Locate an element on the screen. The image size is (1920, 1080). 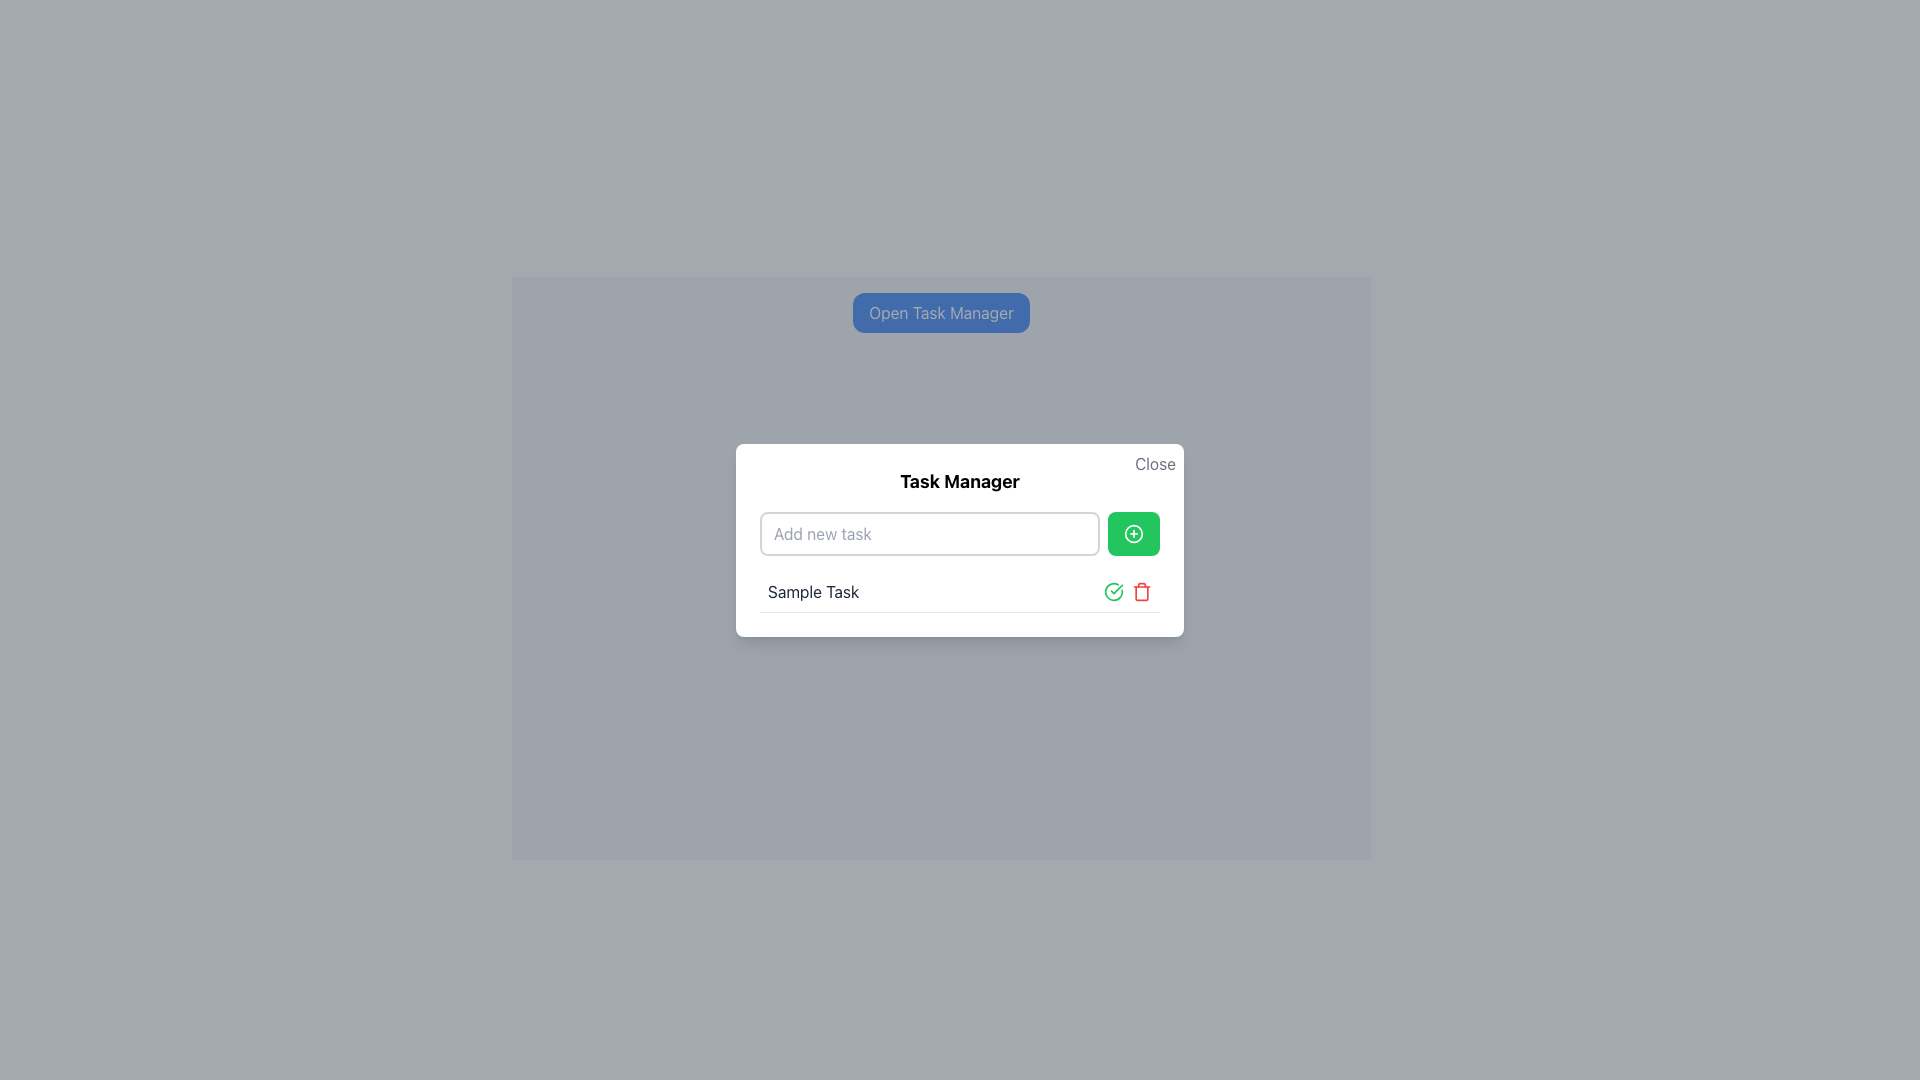
the confirmation button located to the right of the task input field in the task manager interface to confirm the action of adding a new task is located at coordinates (1112, 589).